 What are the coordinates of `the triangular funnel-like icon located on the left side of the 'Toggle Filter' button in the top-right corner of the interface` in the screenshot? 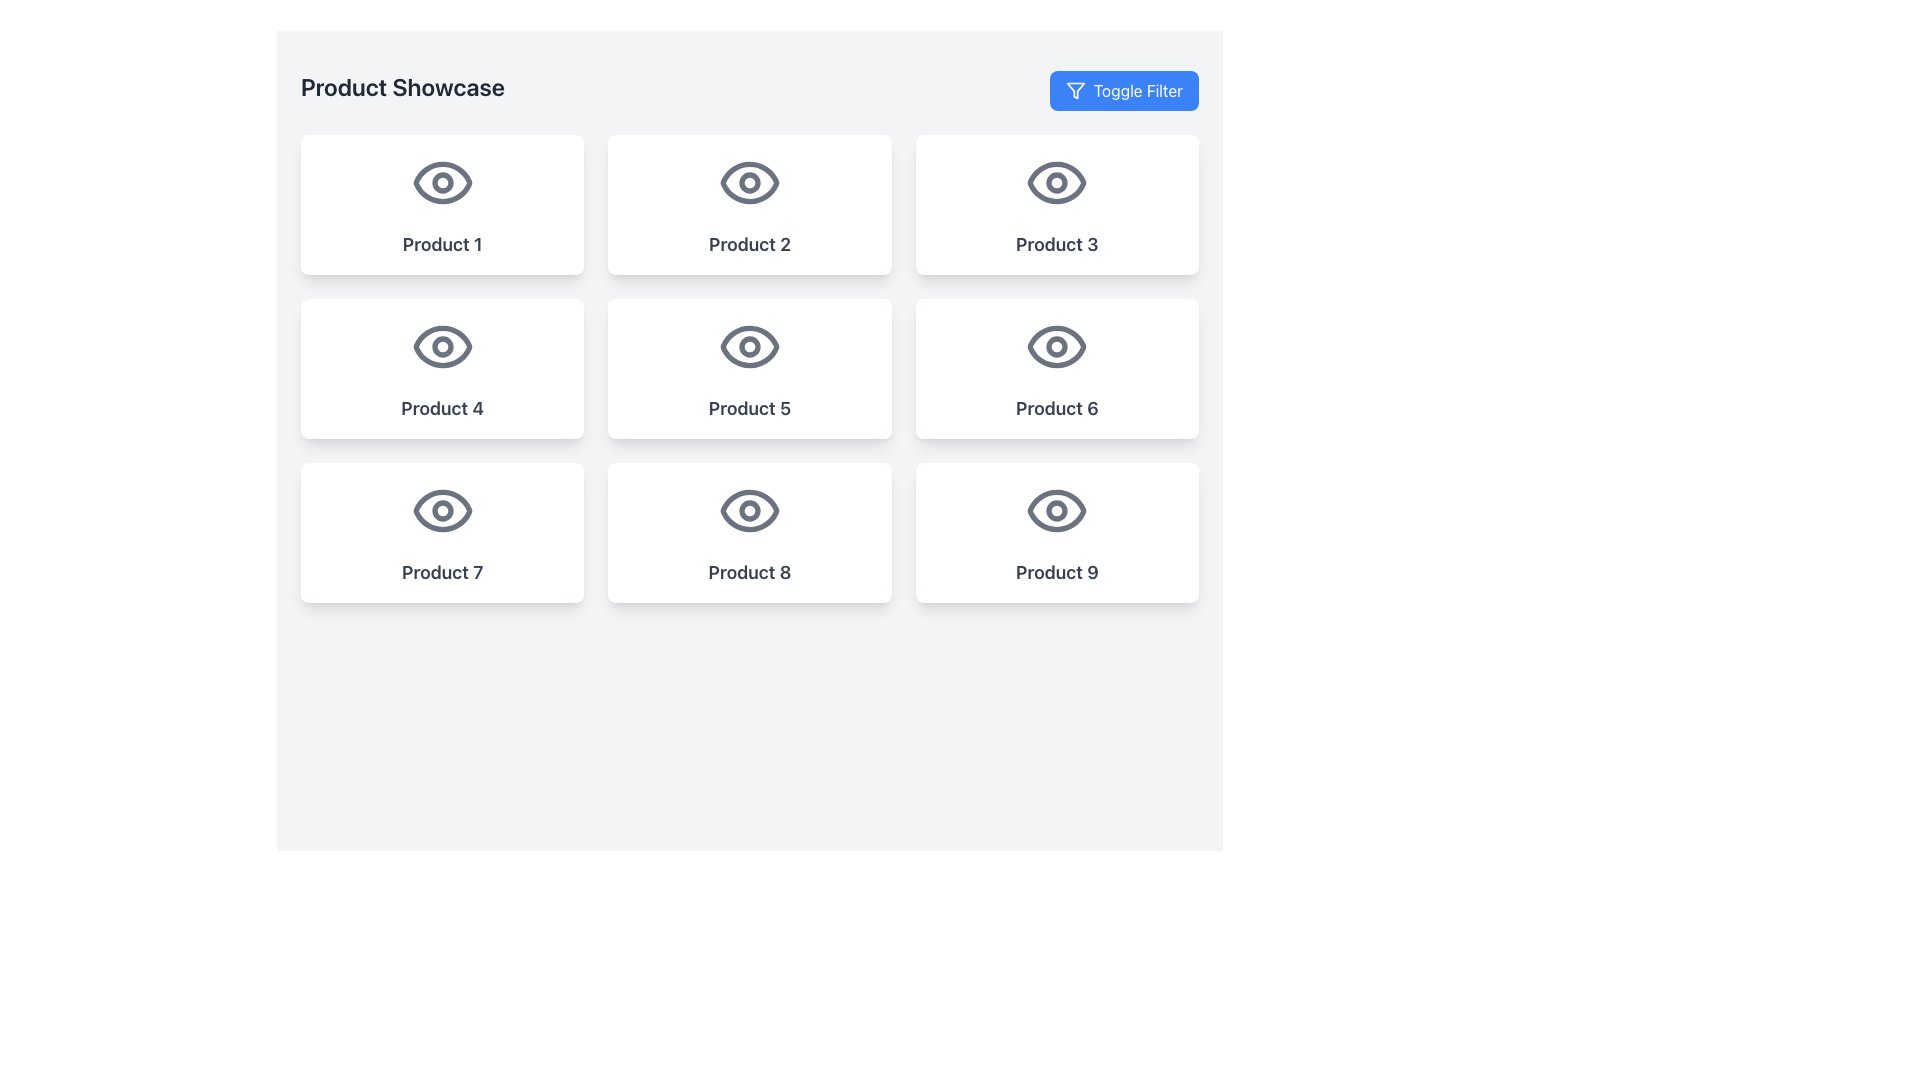 It's located at (1074, 91).